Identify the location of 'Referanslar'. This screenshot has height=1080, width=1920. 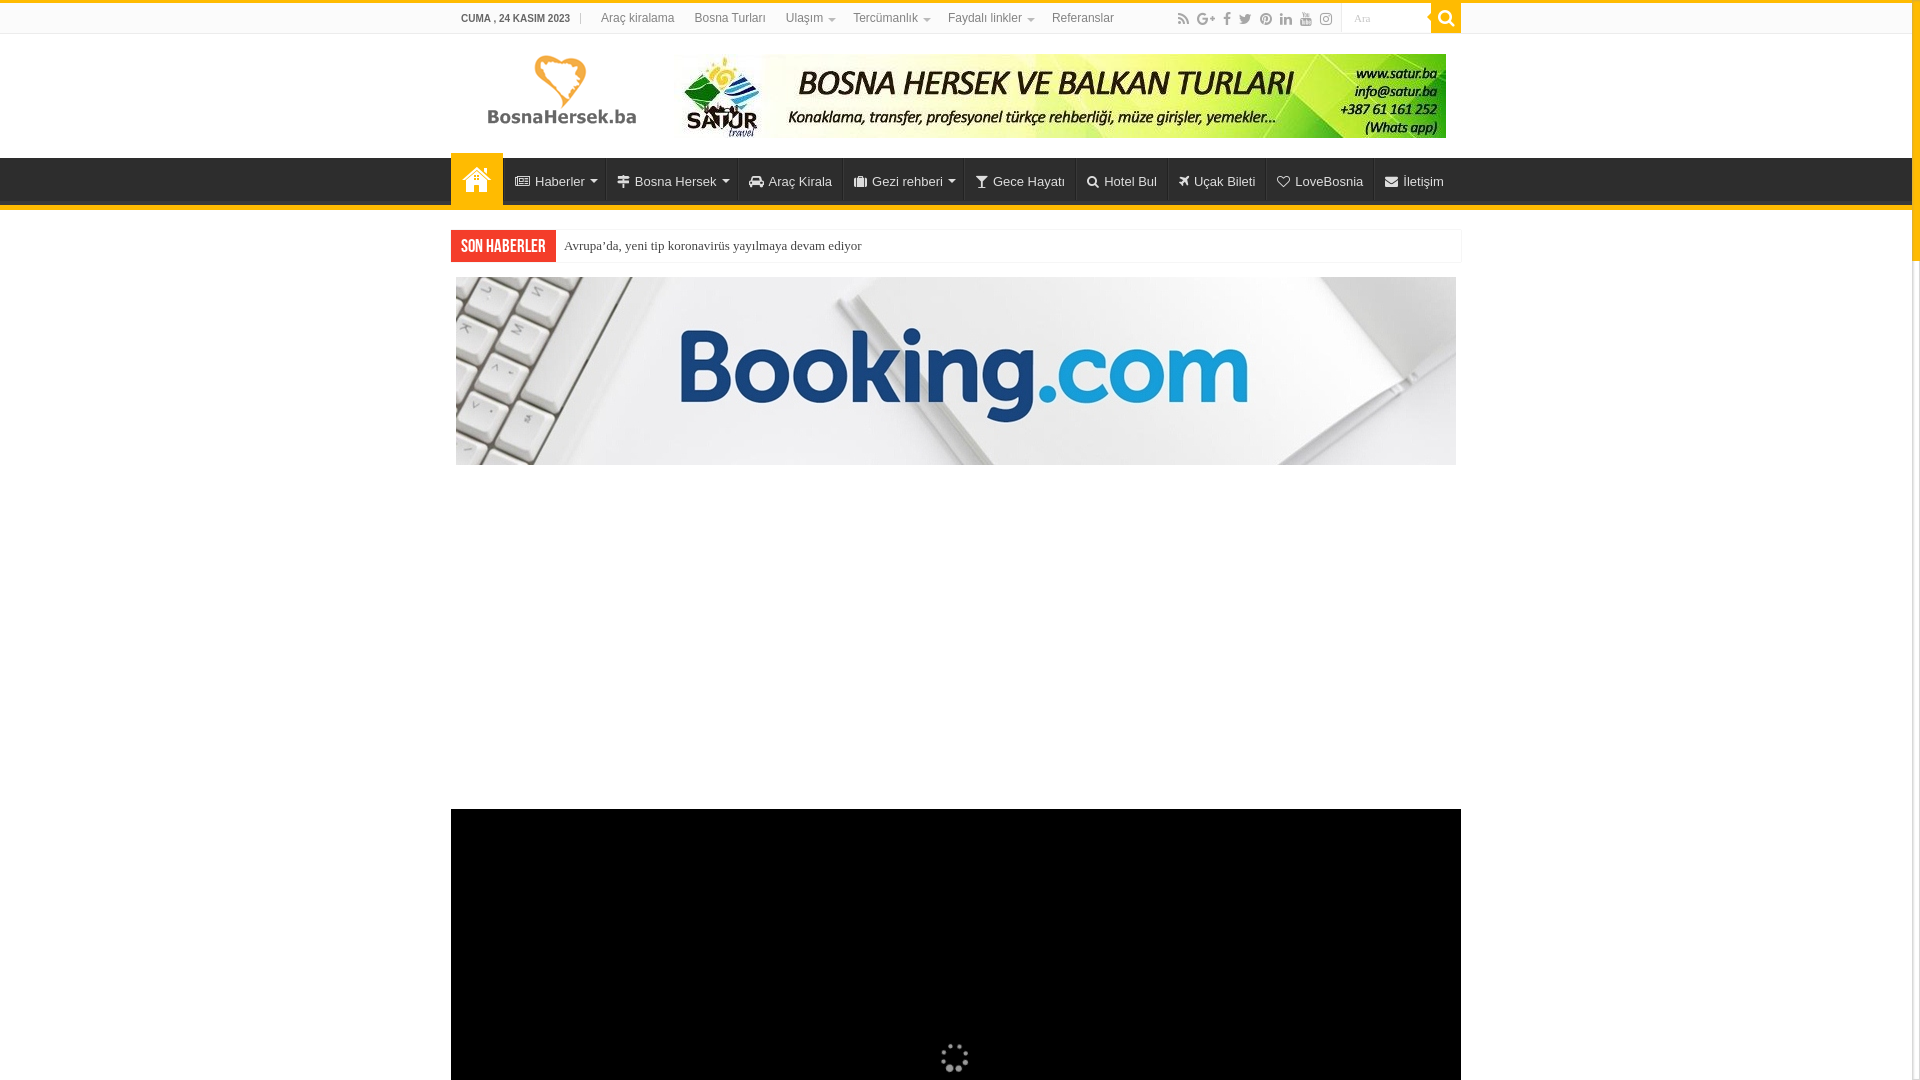
(1082, 18).